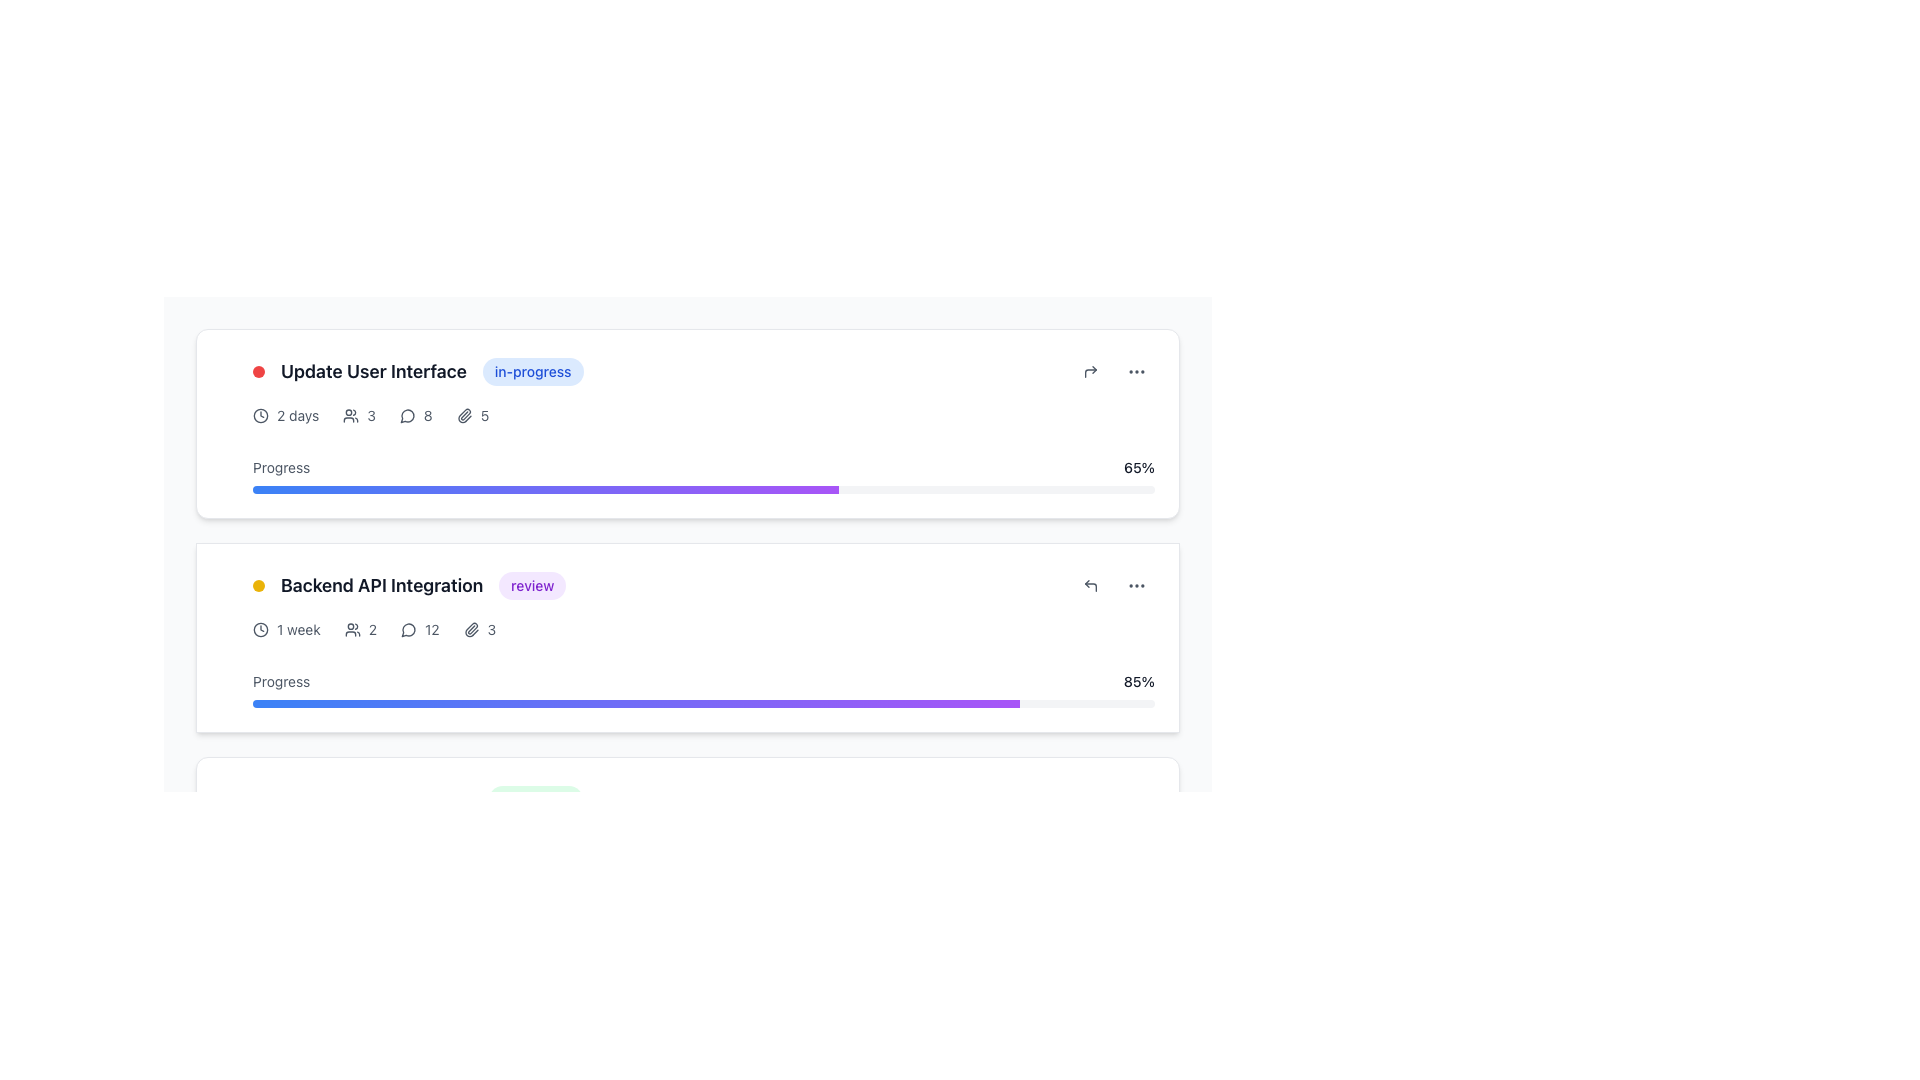  Describe the element at coordinates (259, 628) in the screenshot. I see `the SVG circle element that serves as the outer boundary of the clock icon in the top-left quarter of the 'Backend API Integration' task card` at that location.